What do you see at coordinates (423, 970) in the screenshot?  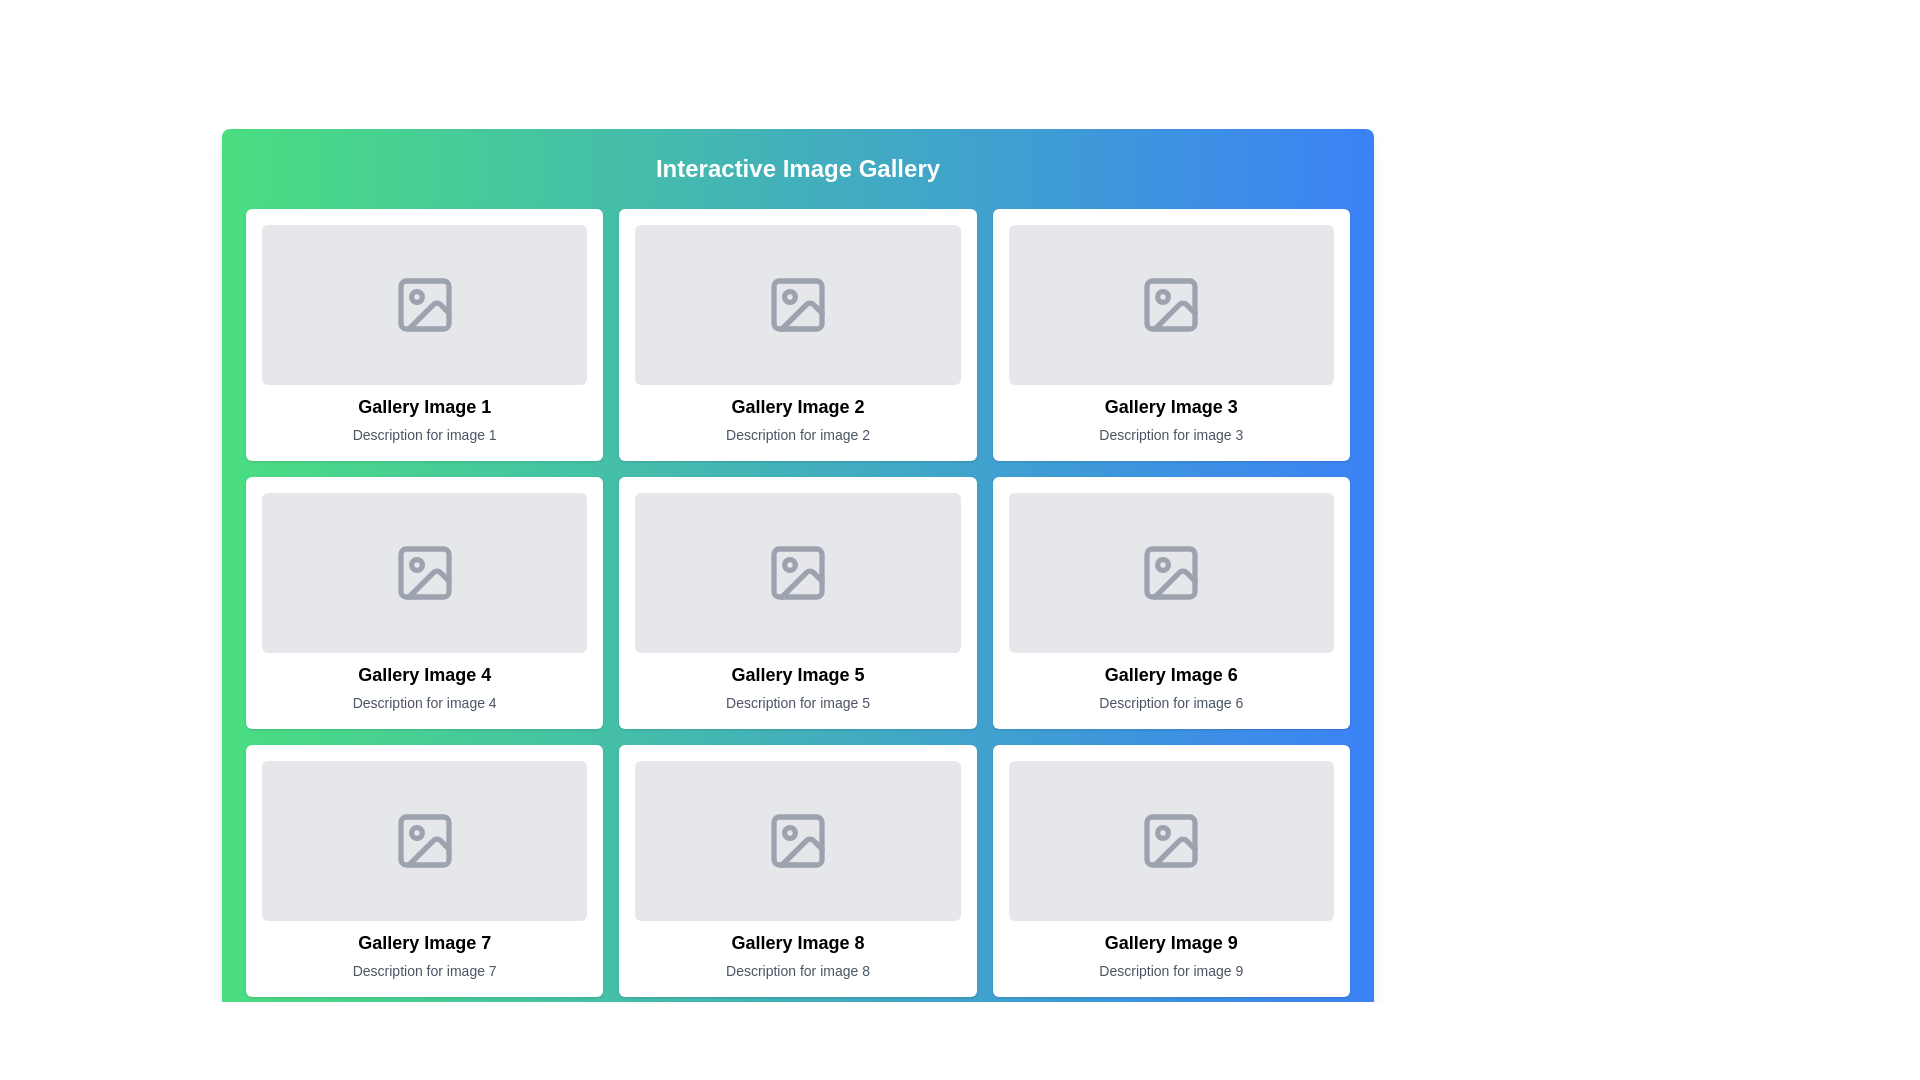 I see `text label located below the main title 'Gallery Image 7' in the ninth card of the gallery grid` at bounding box center [423, 970].